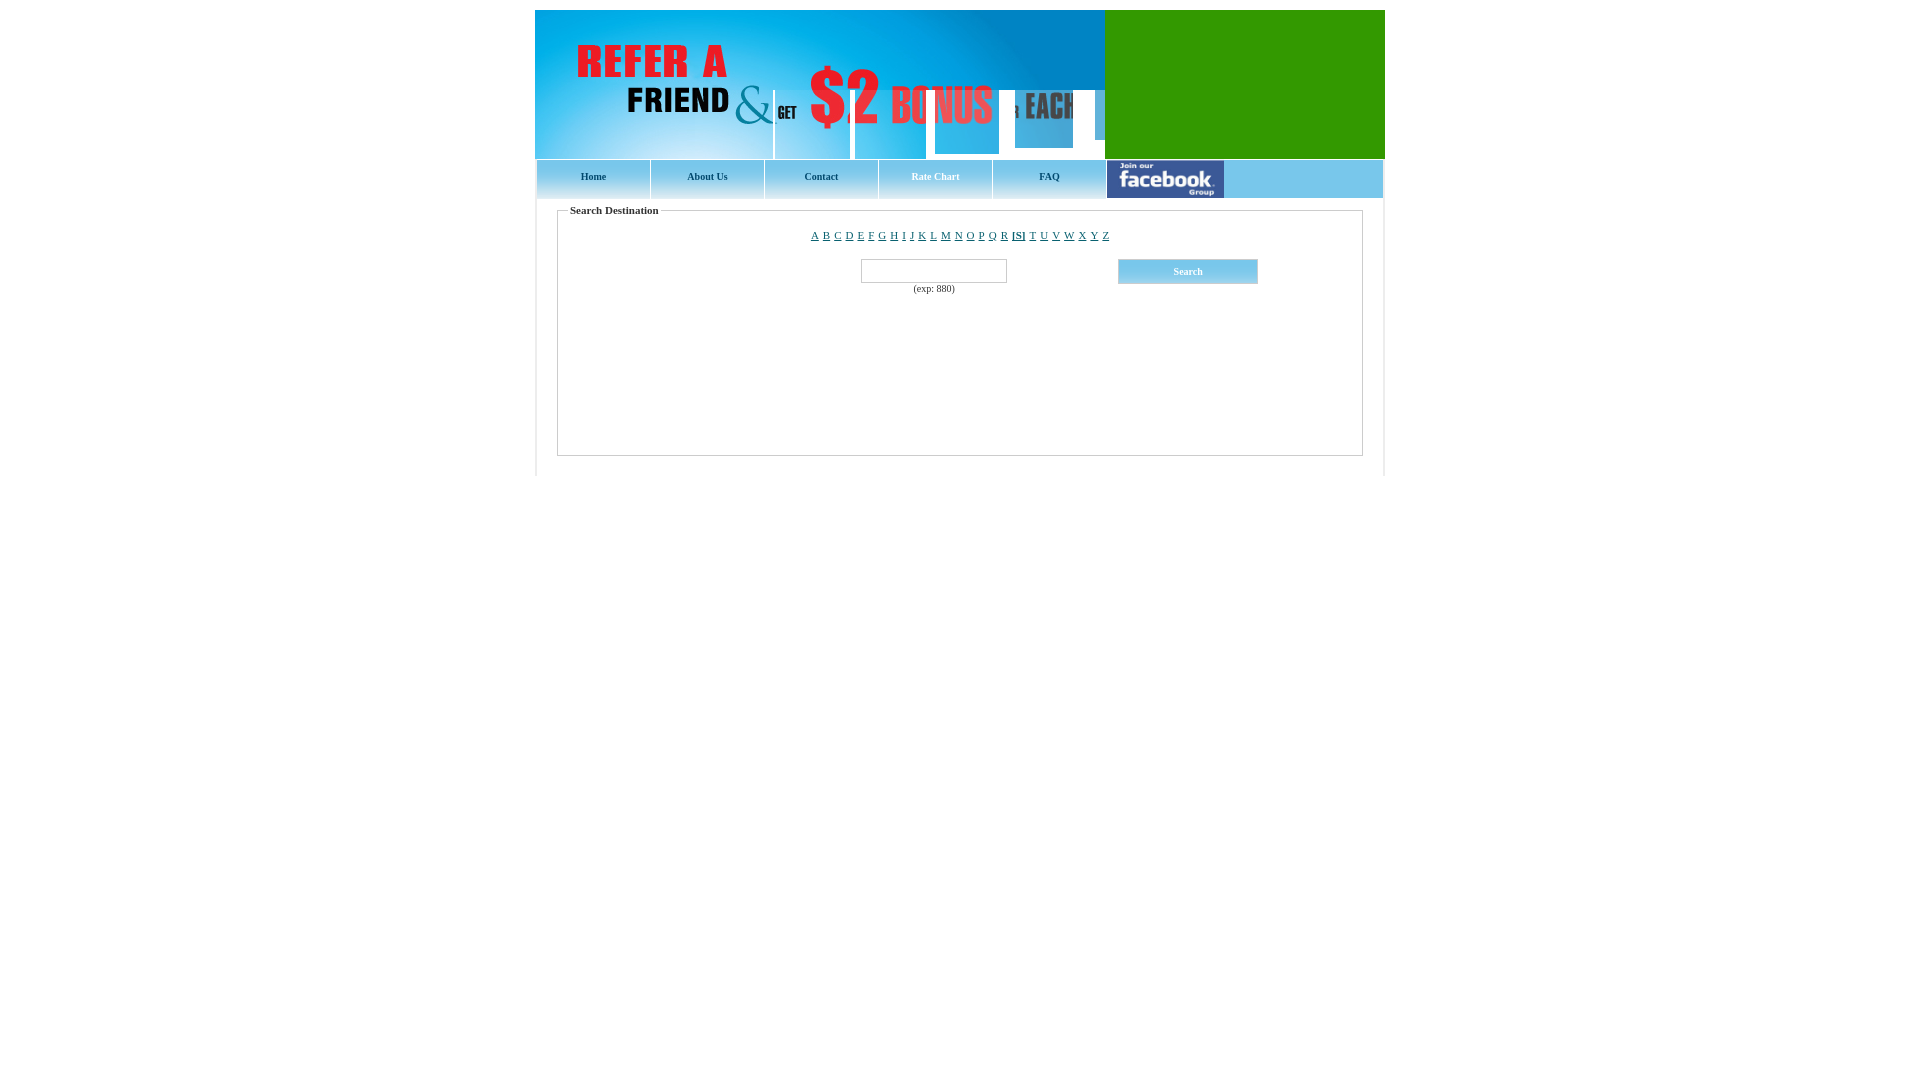 This screenshot has width=1920, height=1080. I want to click on 'Y', so click(1093, 234).